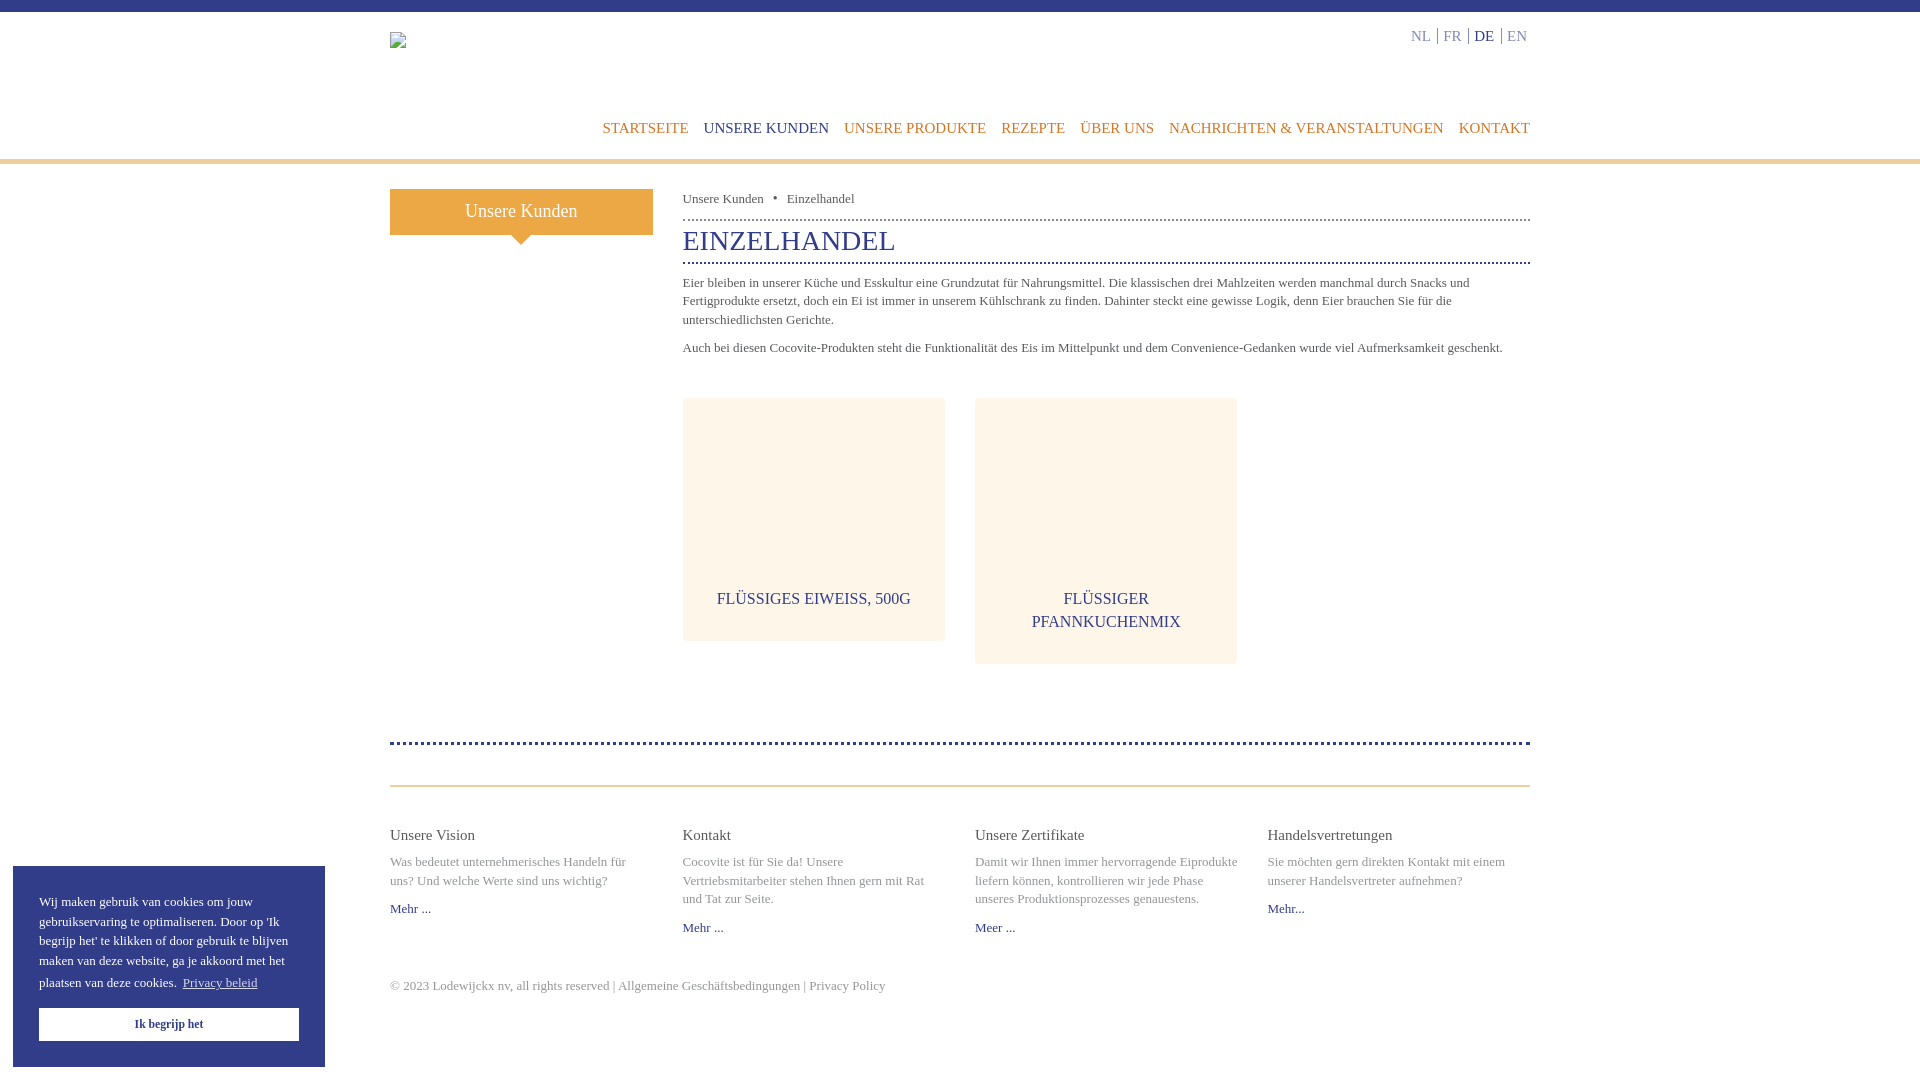 The image size is (1920, 1080). Describe the element at coordinates (220, 981) in the screenshot. I see `'Privacy beleid'` at that location.